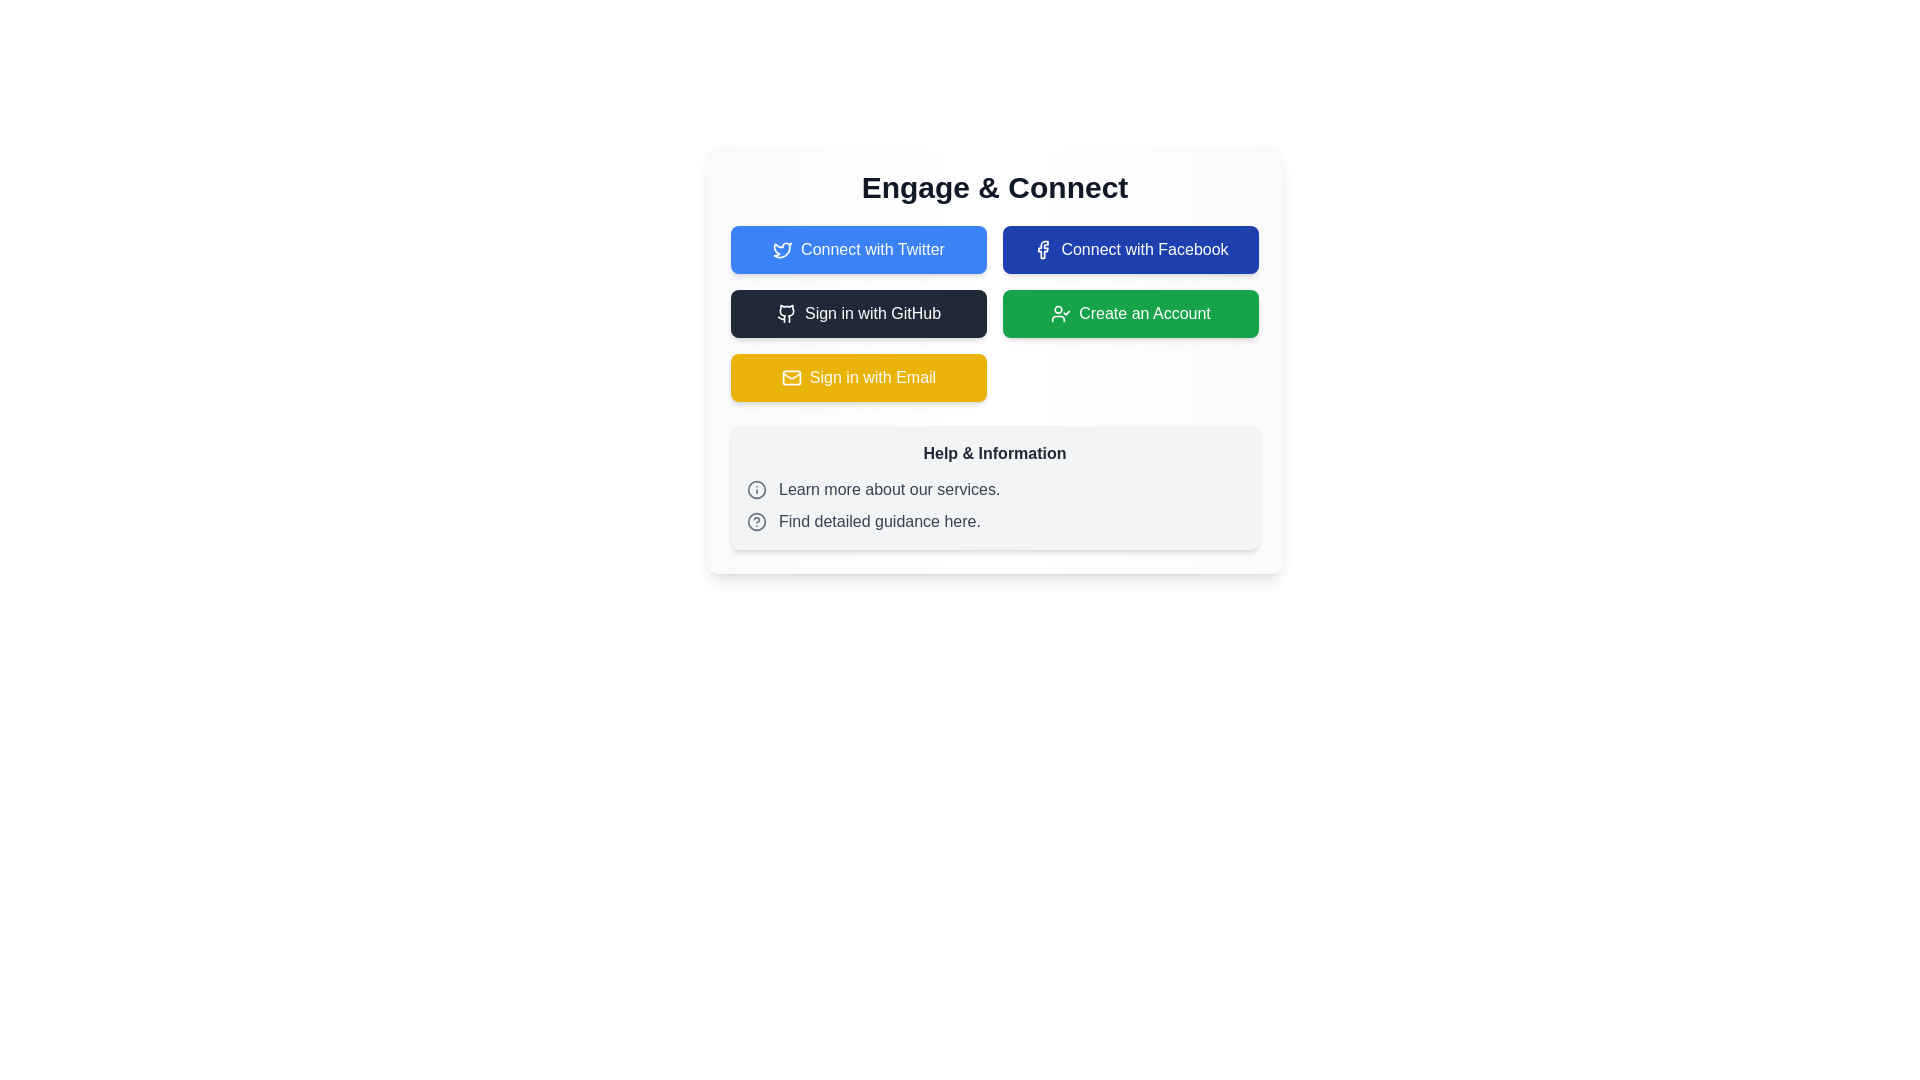 The height and width of the screenshot is (1080, 1920). What do you see at coordinates (994, 489) in the screenshot?
I see `informational text located in the 'Help & Information' section, which provides a link for users to access additional services information` at bounding box center [994, 489].